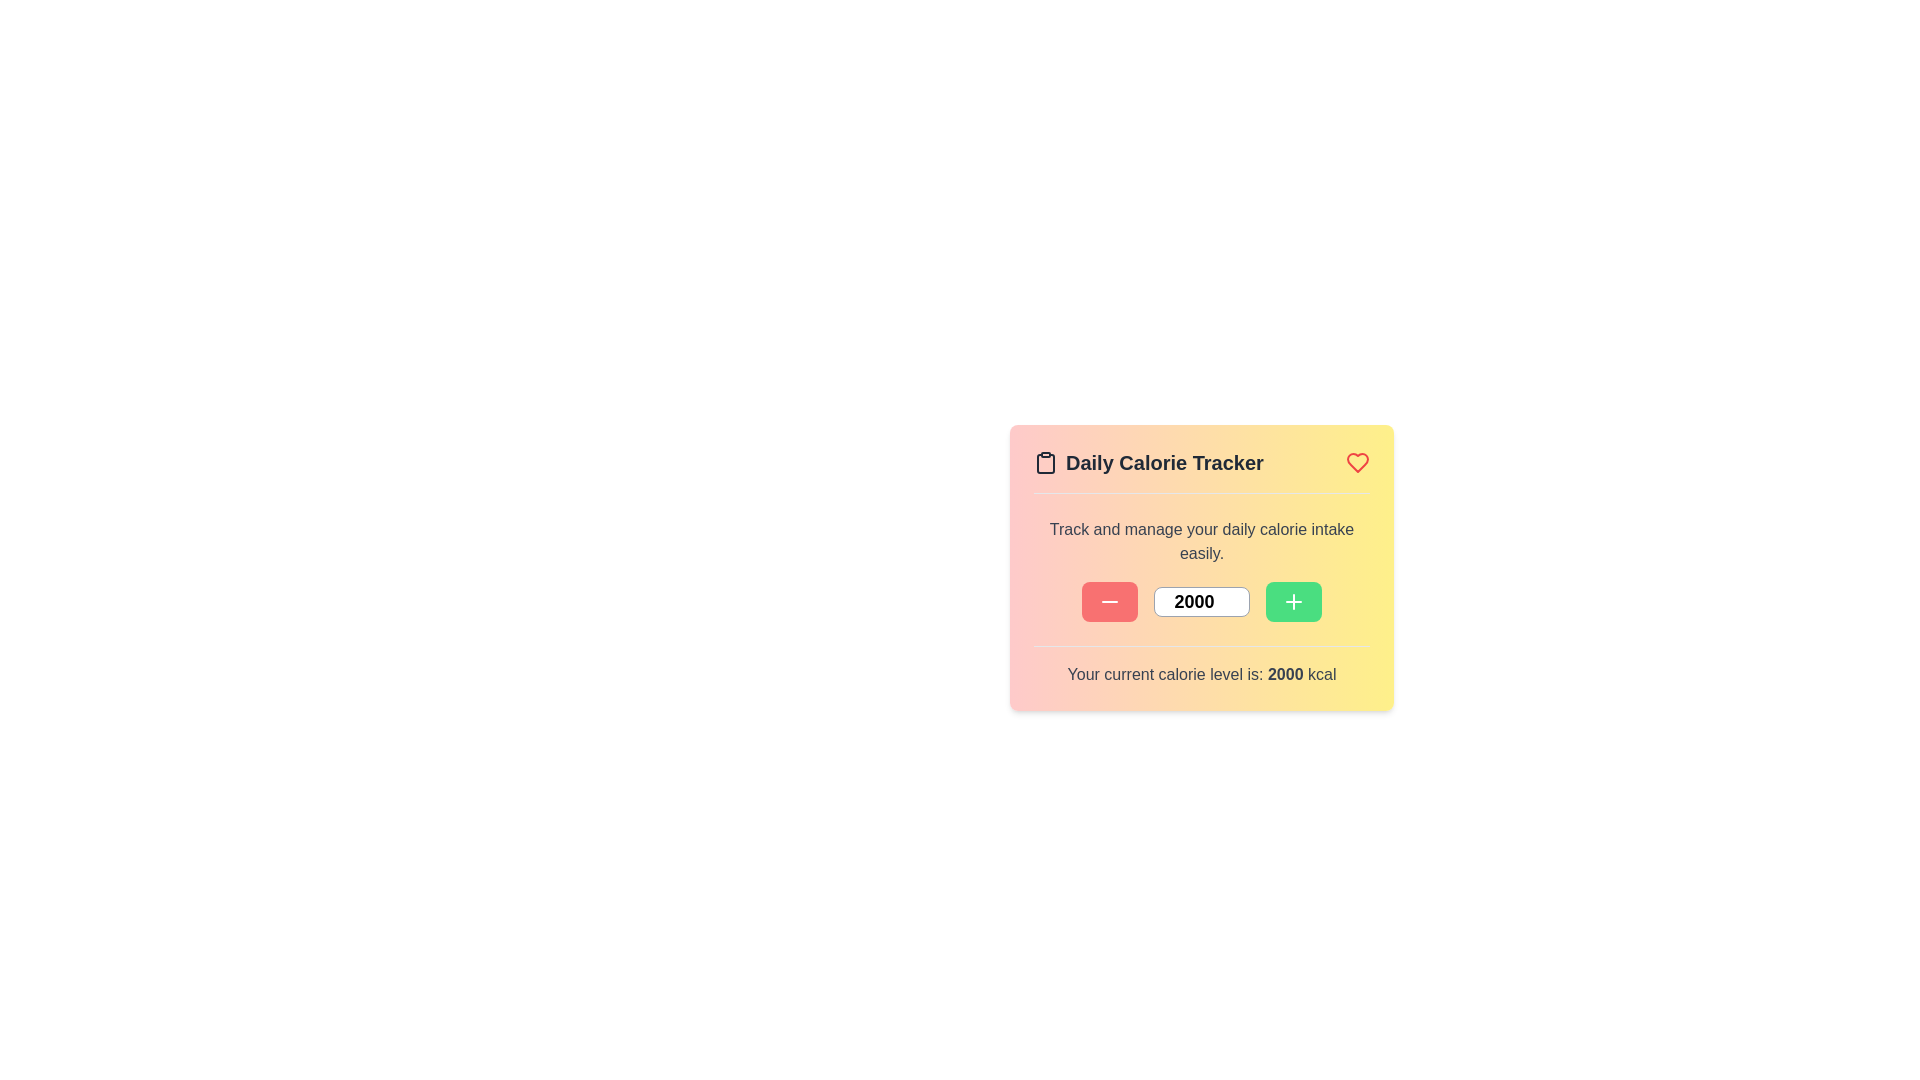 This screenshot has height=1080, width=1920. Describe the element at coordinates (1200, 666) in the screenshot. I see `the static informational display showing the current calorie level at the bottom of the calorie tracking widget` at that location.